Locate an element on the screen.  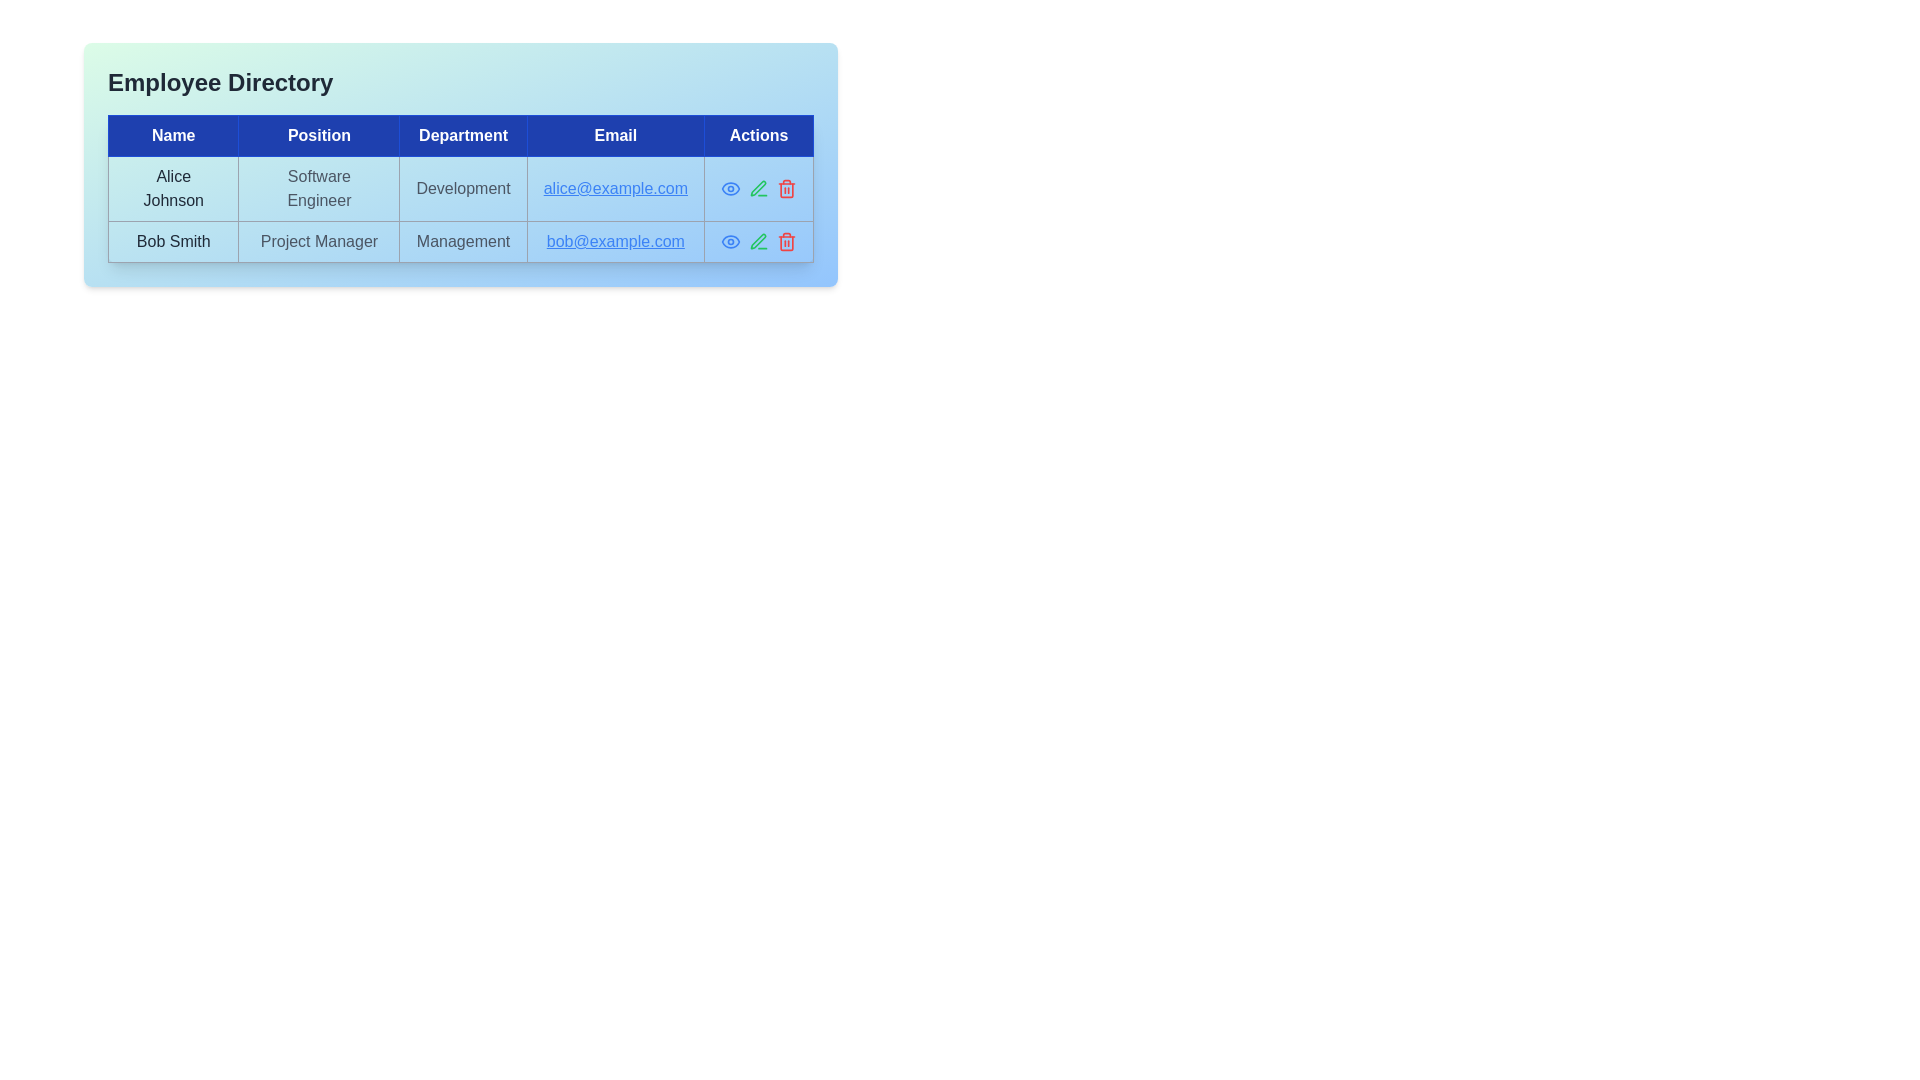
the pen-shaped 'Edit' icon button located in the 'Actions' column of the first row in the table is located at coordinates (757, 240).